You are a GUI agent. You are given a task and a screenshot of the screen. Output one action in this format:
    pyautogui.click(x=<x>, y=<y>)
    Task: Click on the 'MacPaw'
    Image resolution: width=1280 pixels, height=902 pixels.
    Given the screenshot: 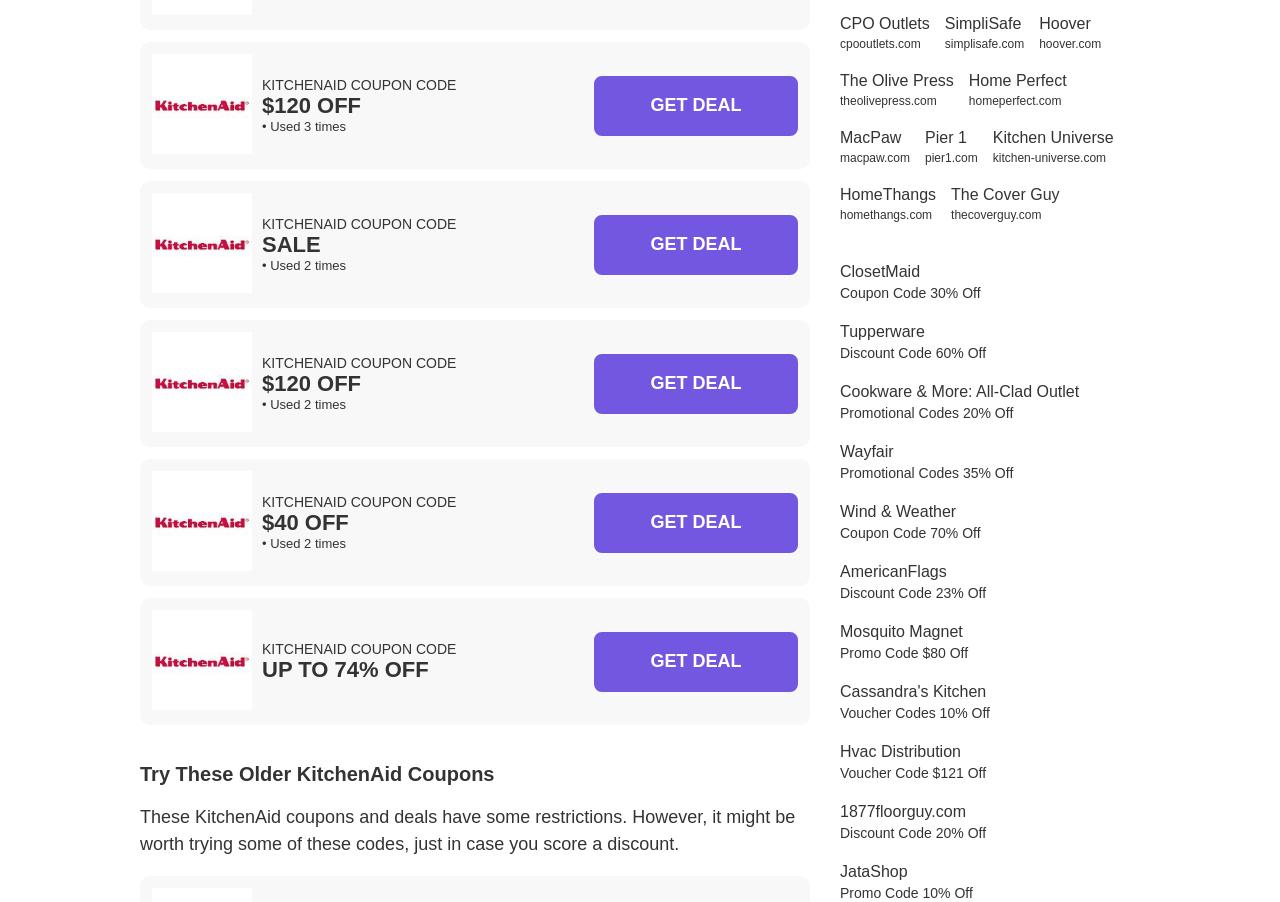 What is the action you would take?
    pyautogui.click(x=839, y=136)
    